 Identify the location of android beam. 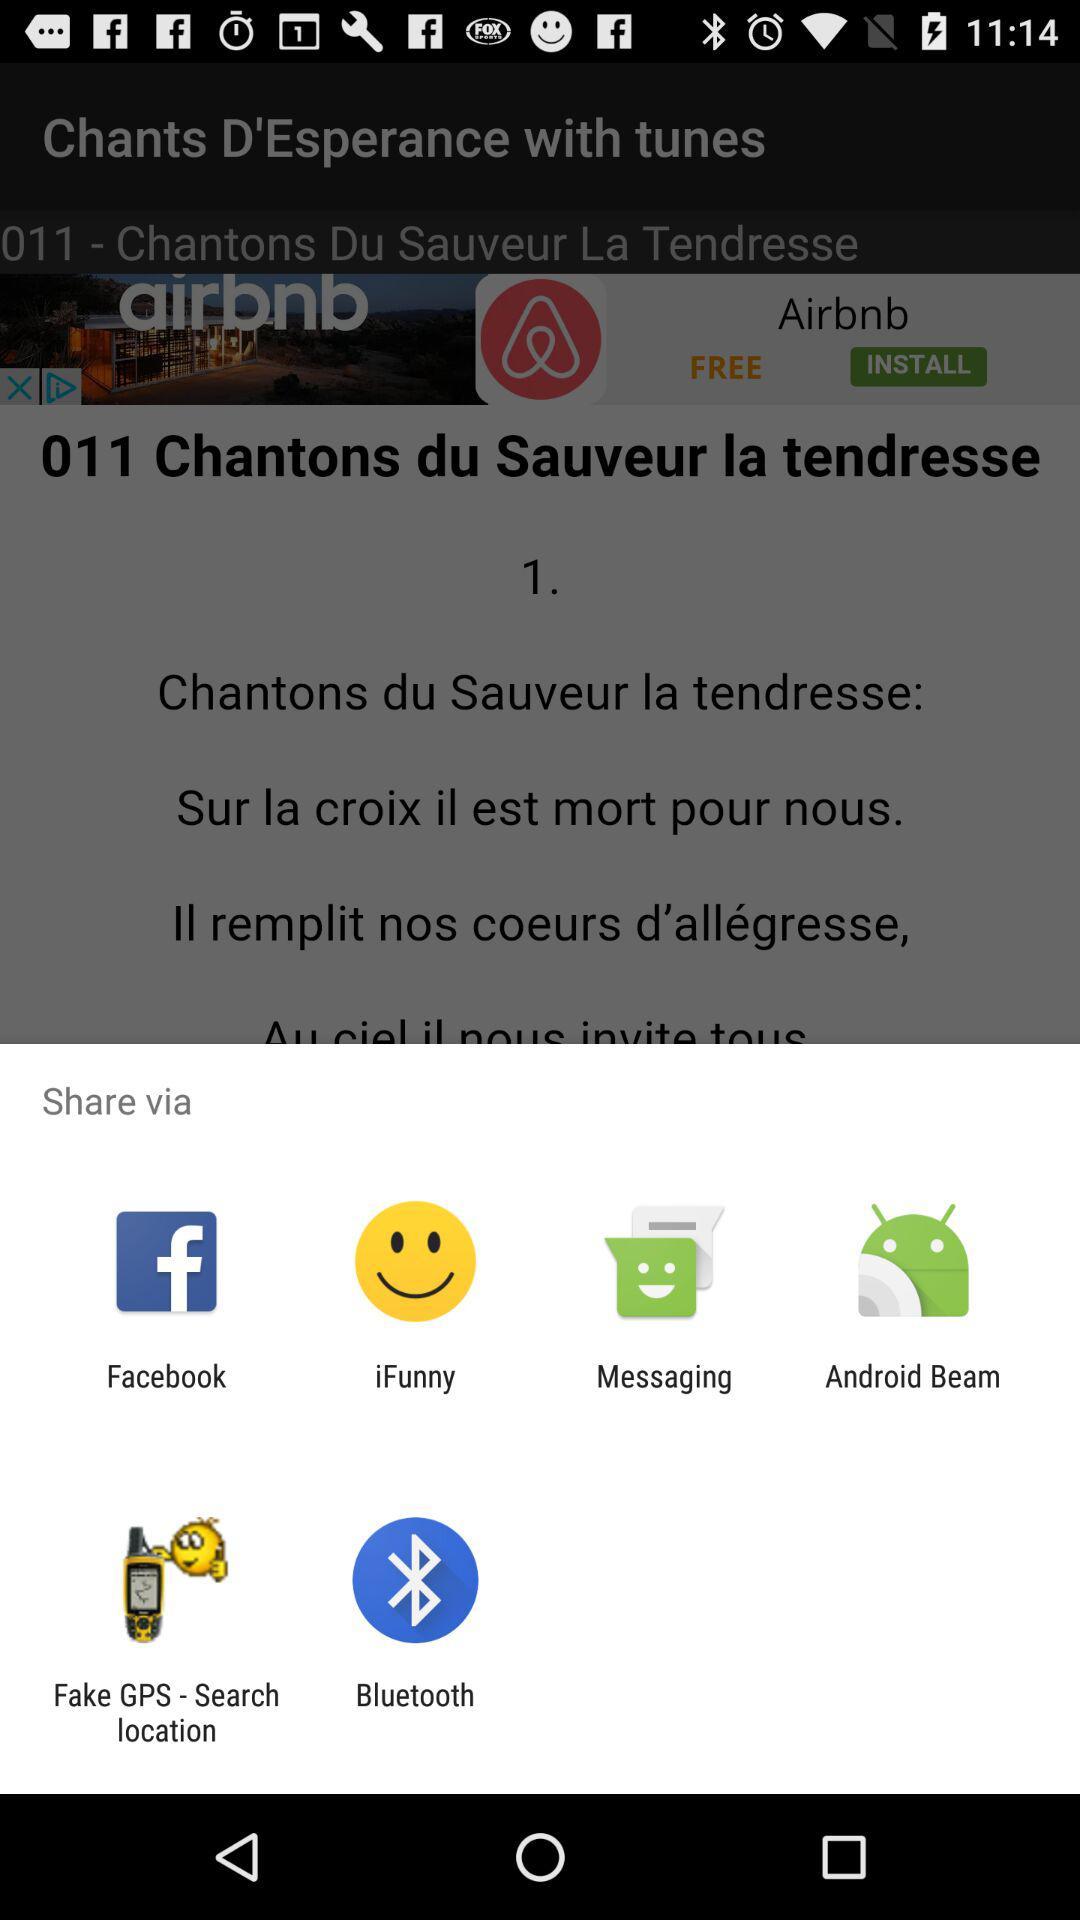
(913, 1392).